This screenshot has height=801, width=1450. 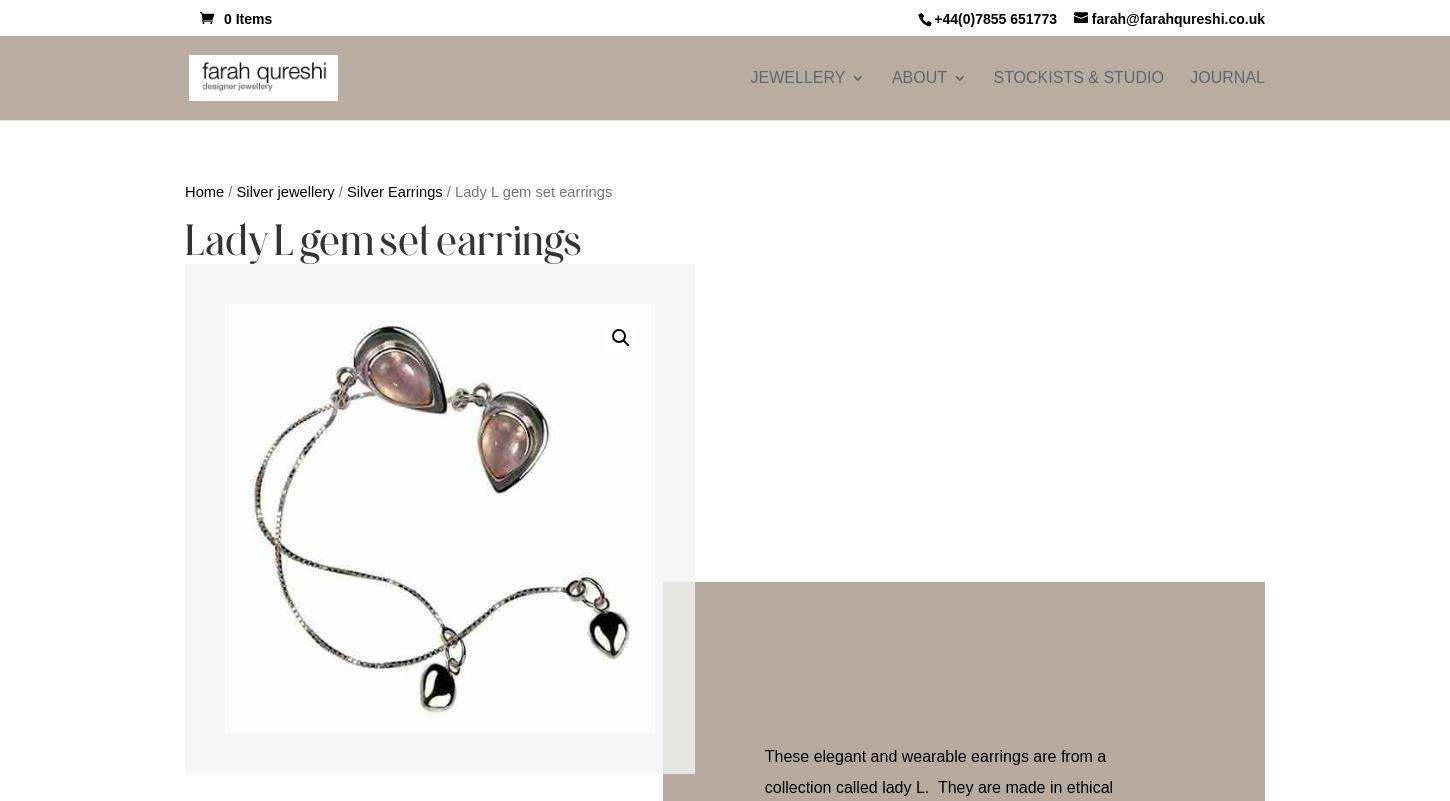 What do you see at coordinates (1102, 481) in the screenshot?
I see `'Silver Pendants'` at bounding box center [1102, 481].